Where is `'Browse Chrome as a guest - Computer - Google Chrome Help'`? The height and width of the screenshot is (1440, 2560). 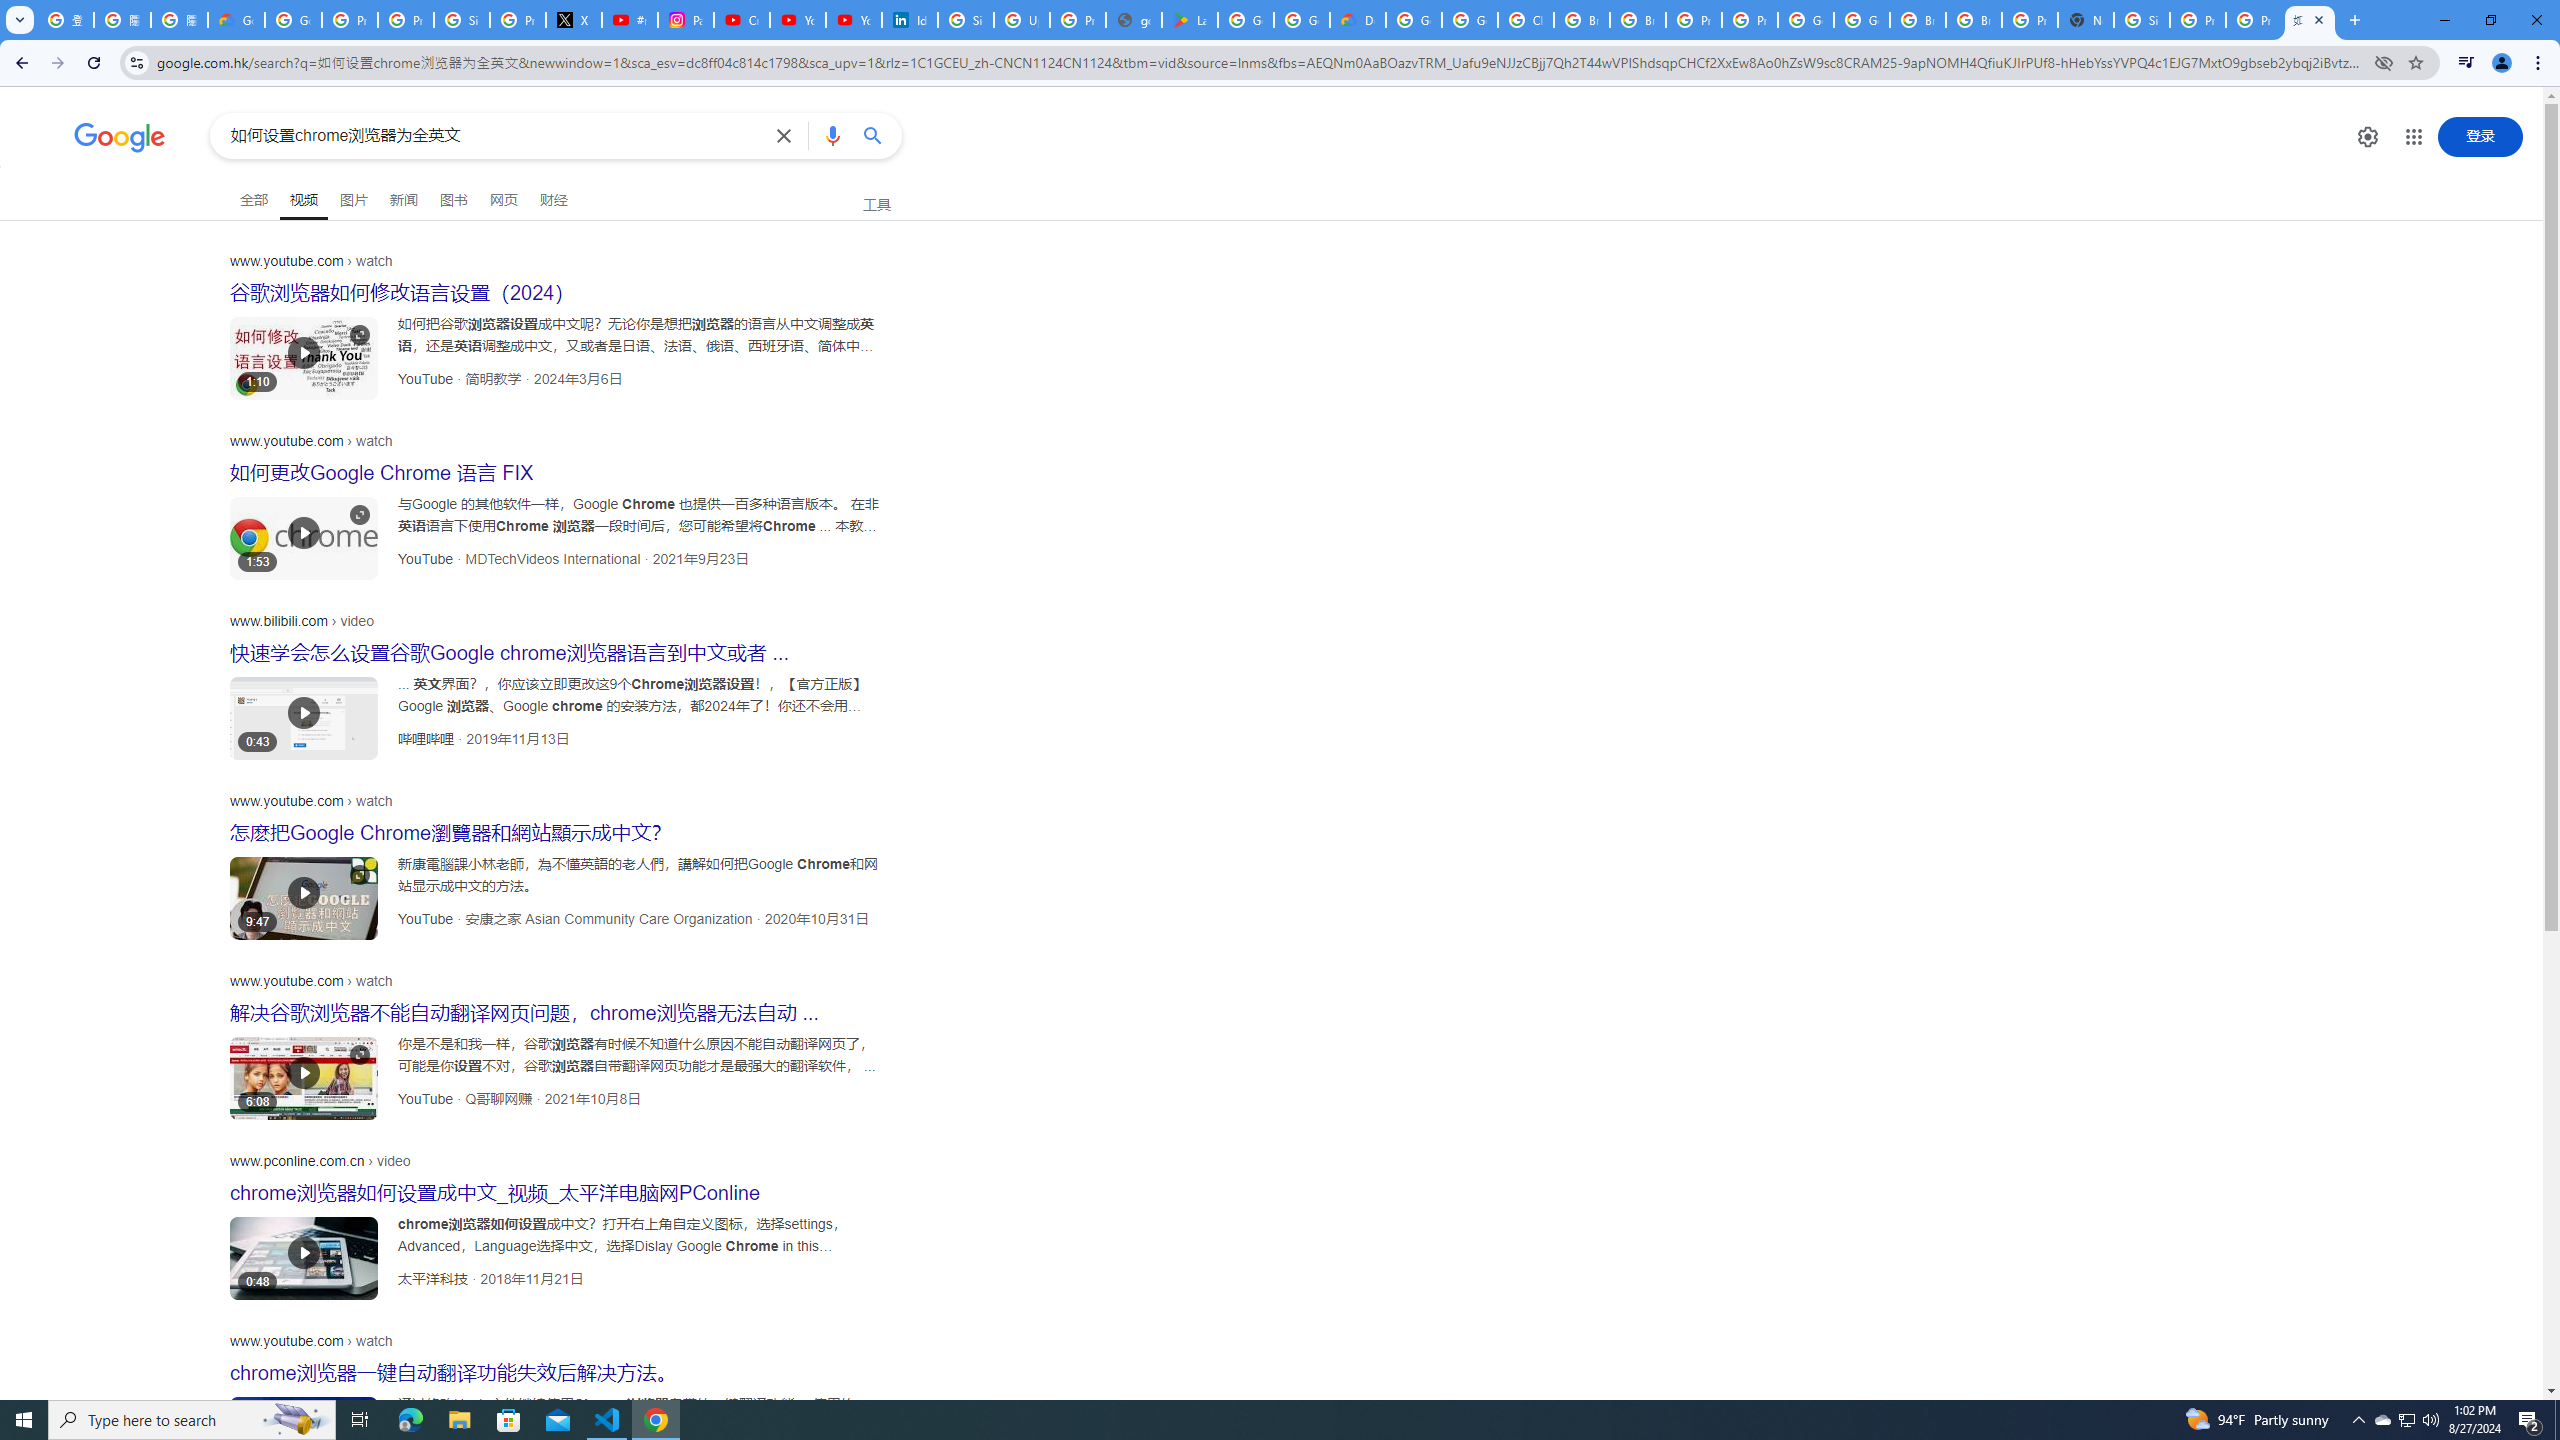
'Browse Chrome as a guest - Computer - Google Chrome Help' is located at coordinates (1581, 19).